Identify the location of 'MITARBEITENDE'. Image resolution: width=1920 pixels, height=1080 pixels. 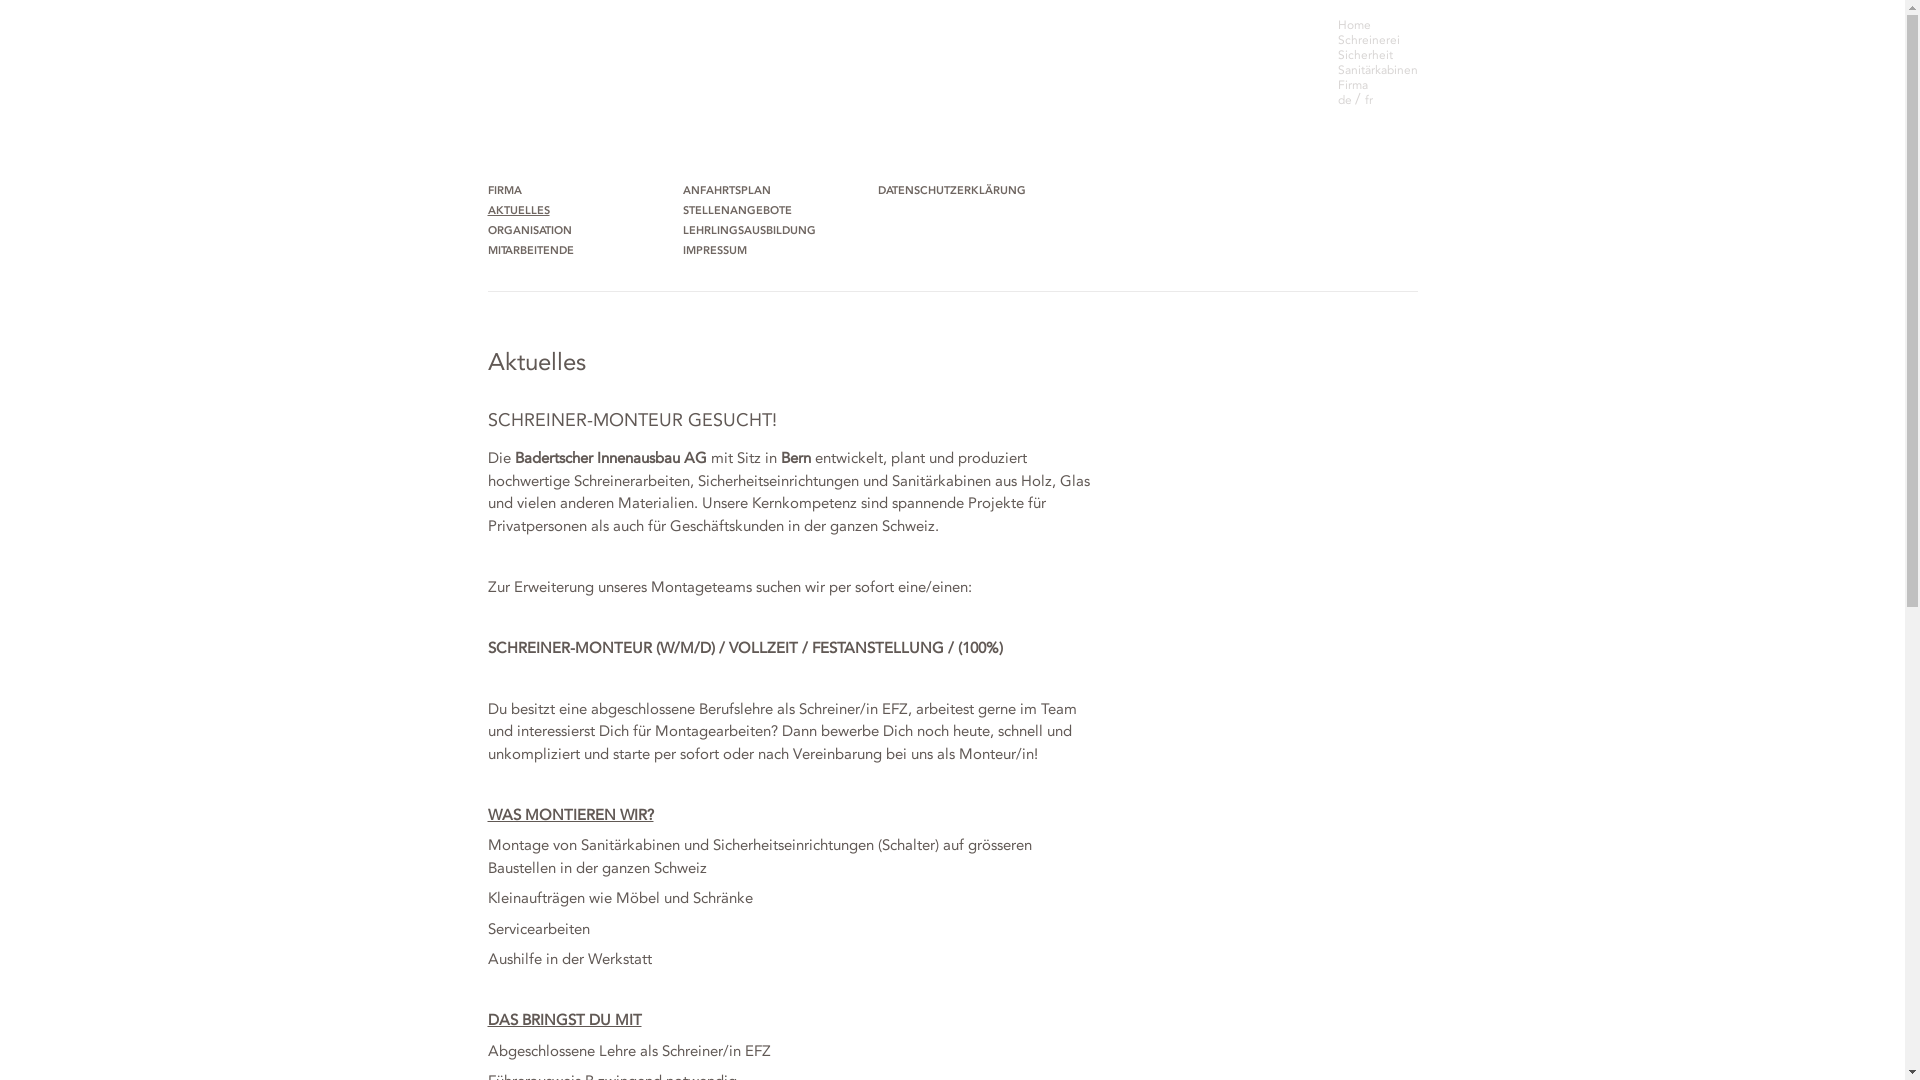
(532, 250).